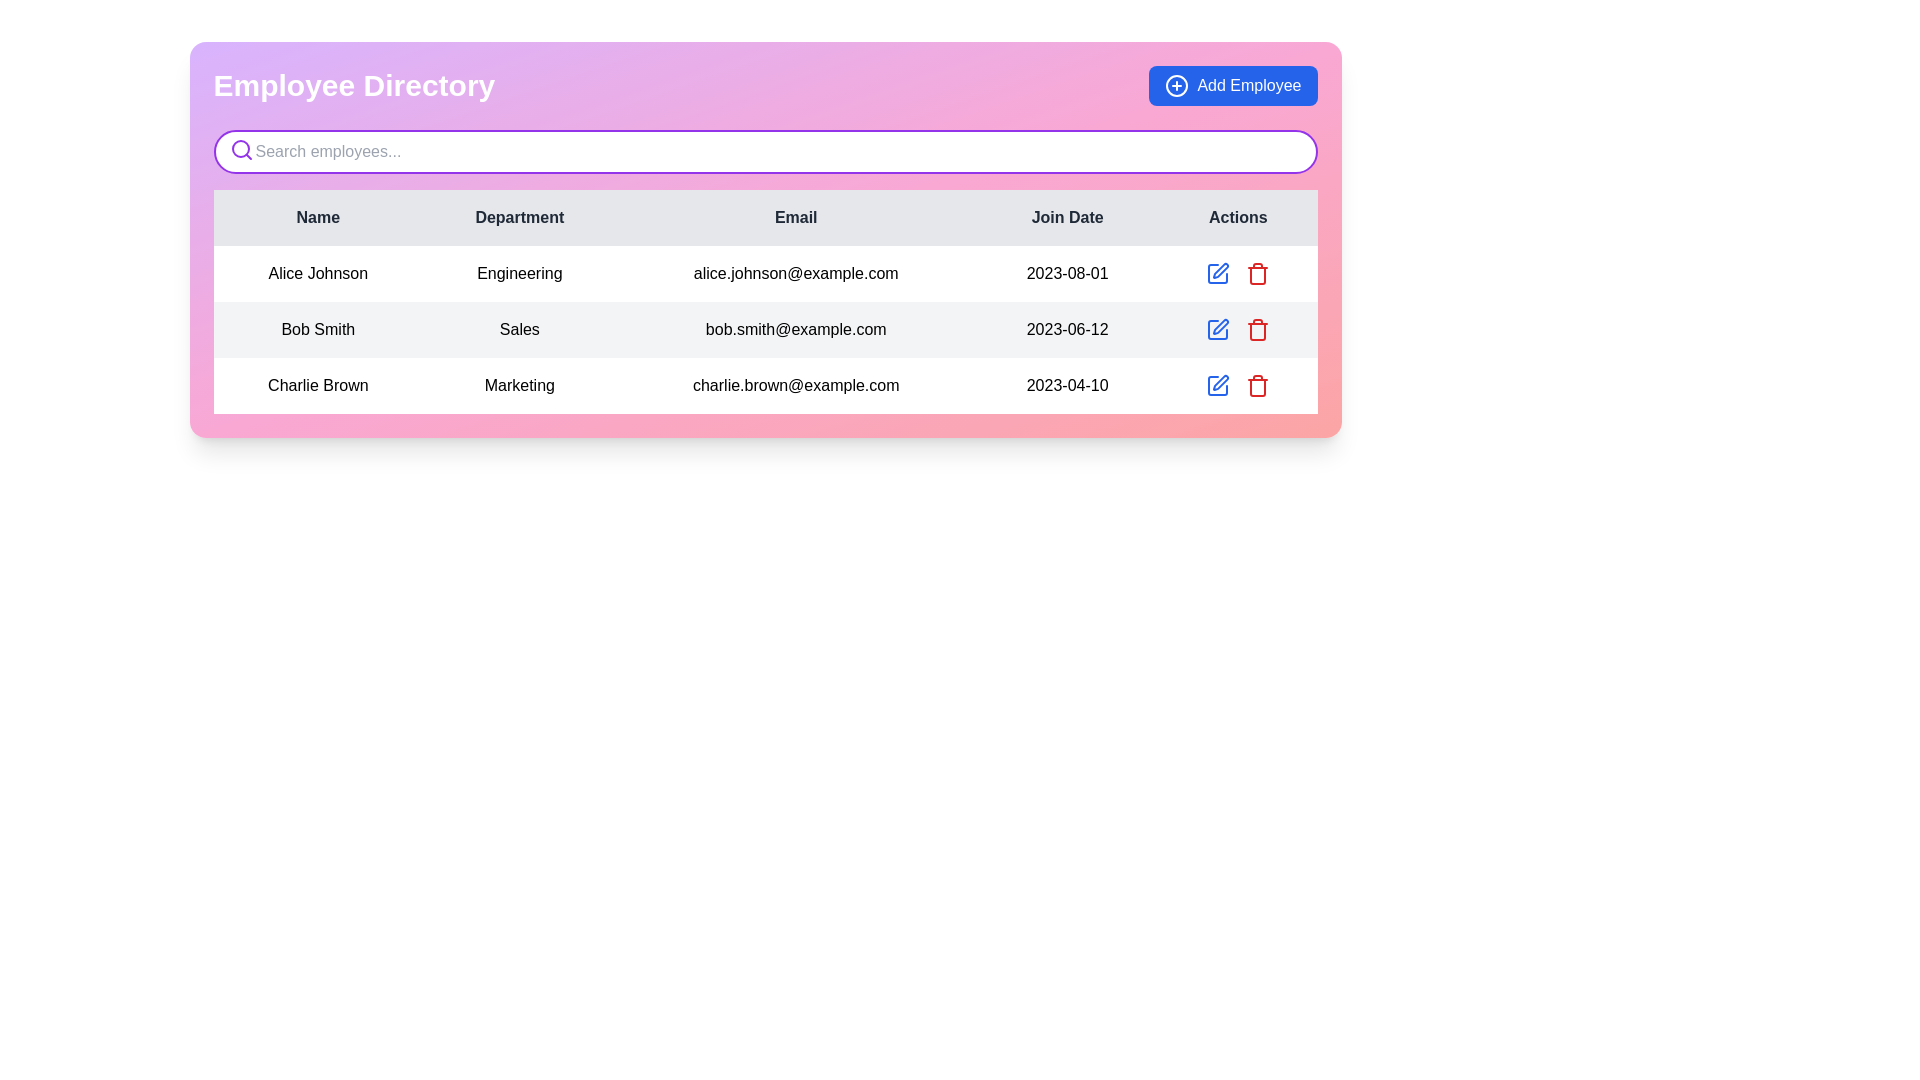 This screenshot has width=1920, height=1080. I want to click on the text label displaying 'Charlie Brown', which is located in the first column of the last row of the employee records table, so click(317, 385).